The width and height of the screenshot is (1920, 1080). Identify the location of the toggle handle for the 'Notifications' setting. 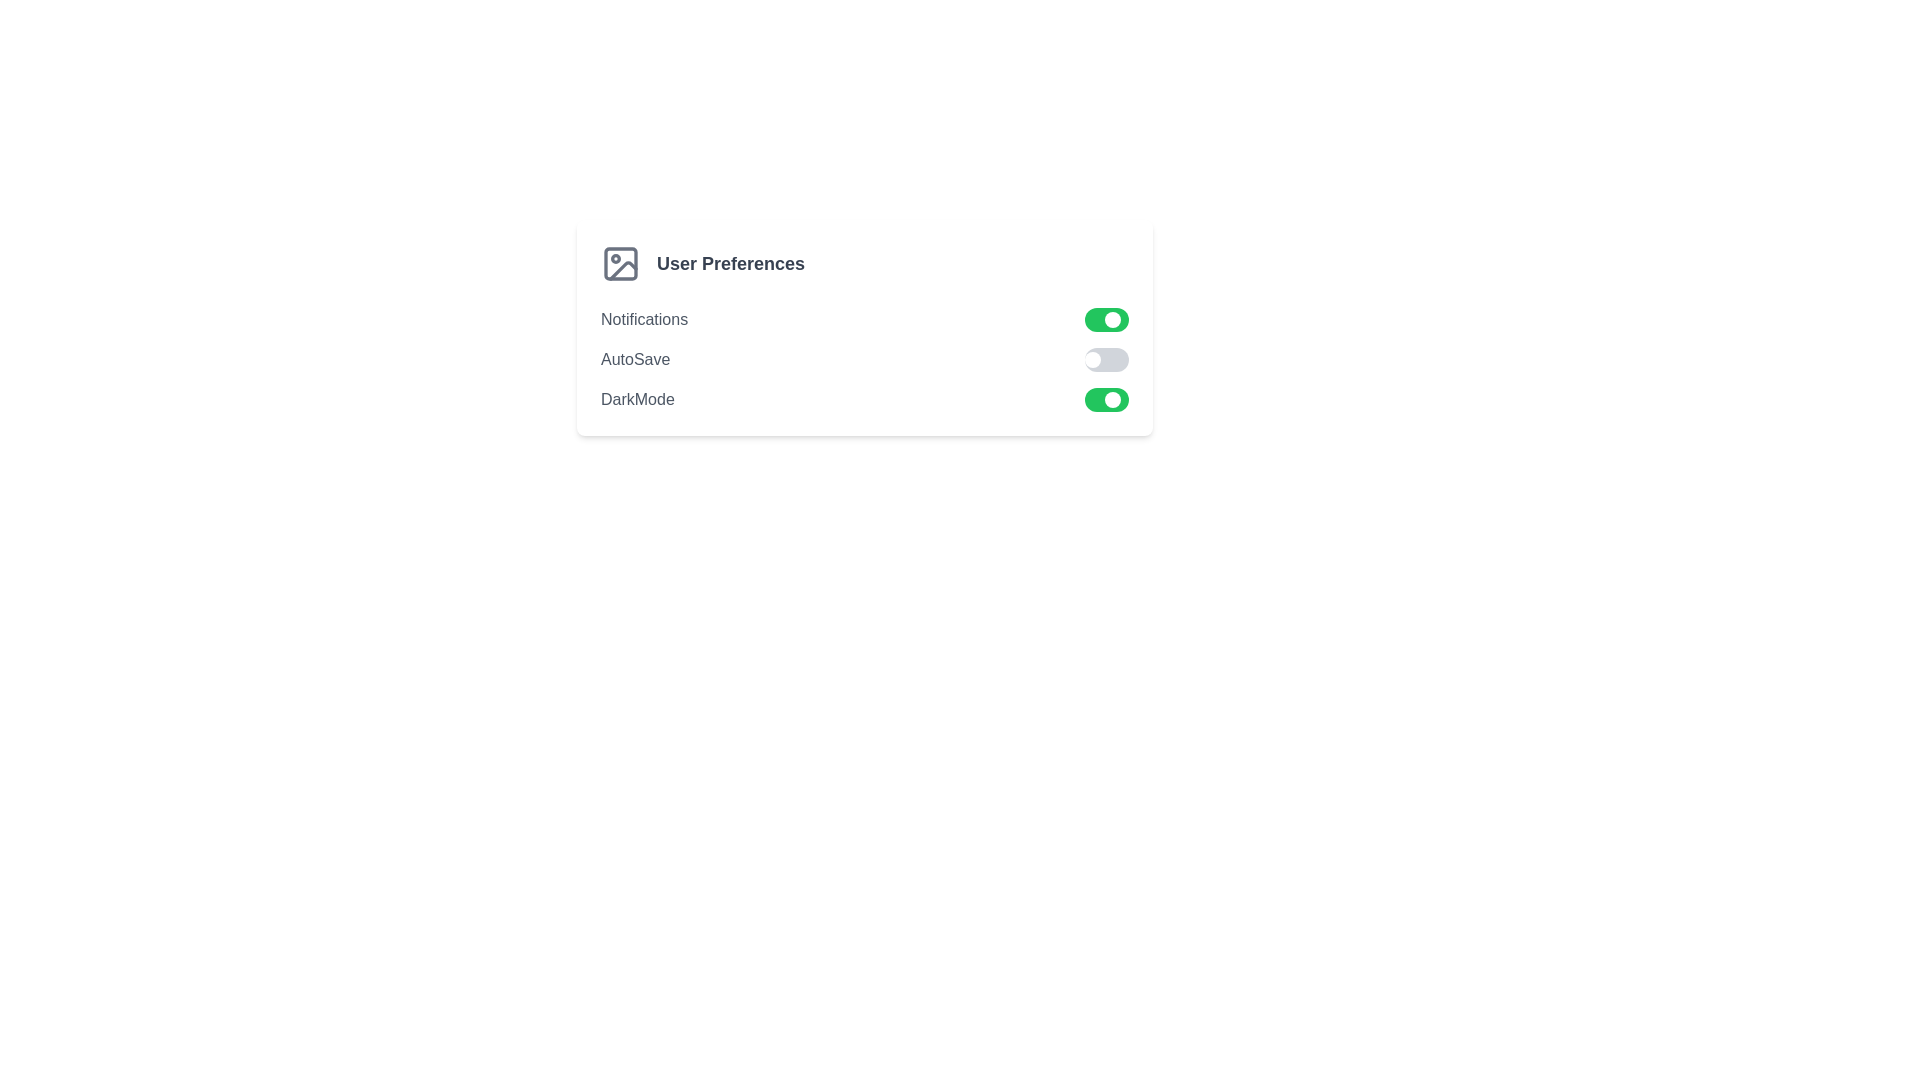
(1112, 319).